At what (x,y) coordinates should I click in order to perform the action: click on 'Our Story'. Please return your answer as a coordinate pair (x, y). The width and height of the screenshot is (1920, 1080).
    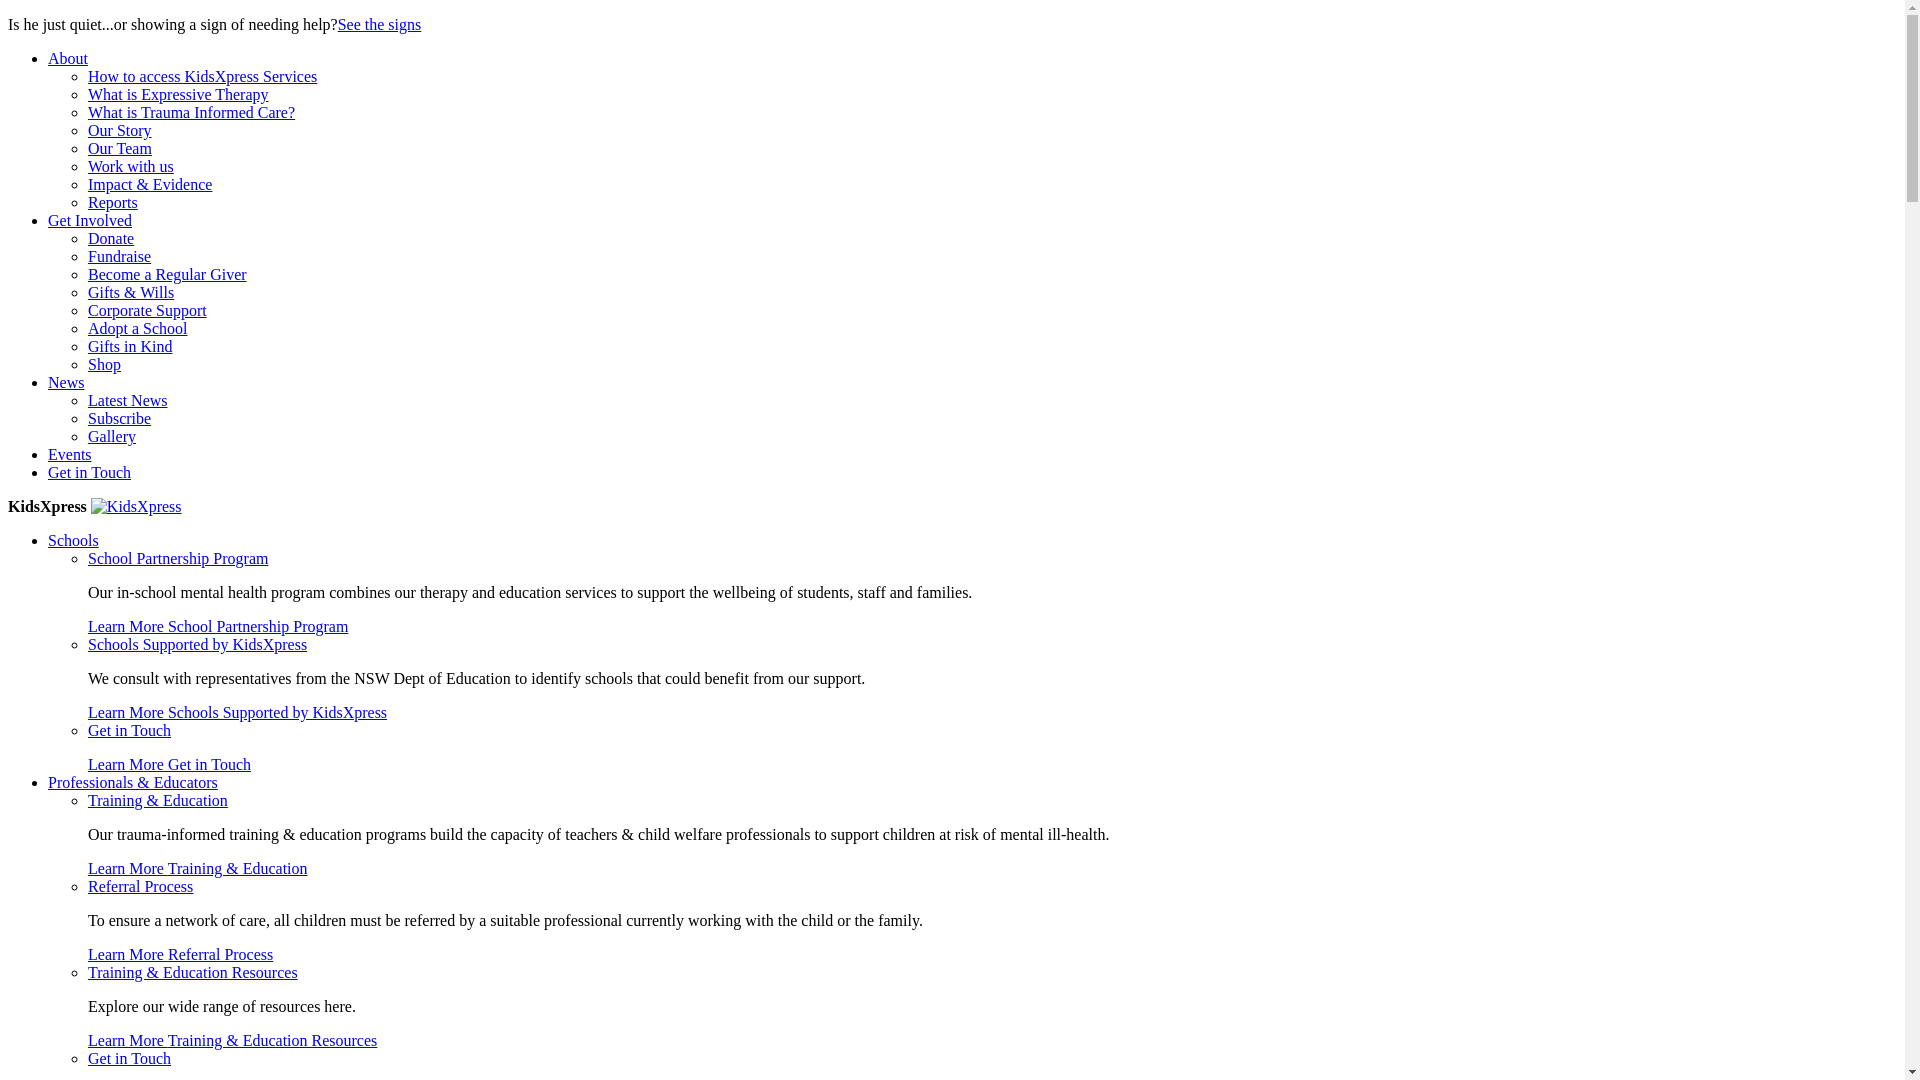
    Looking at the image, I should click on (119, 130).